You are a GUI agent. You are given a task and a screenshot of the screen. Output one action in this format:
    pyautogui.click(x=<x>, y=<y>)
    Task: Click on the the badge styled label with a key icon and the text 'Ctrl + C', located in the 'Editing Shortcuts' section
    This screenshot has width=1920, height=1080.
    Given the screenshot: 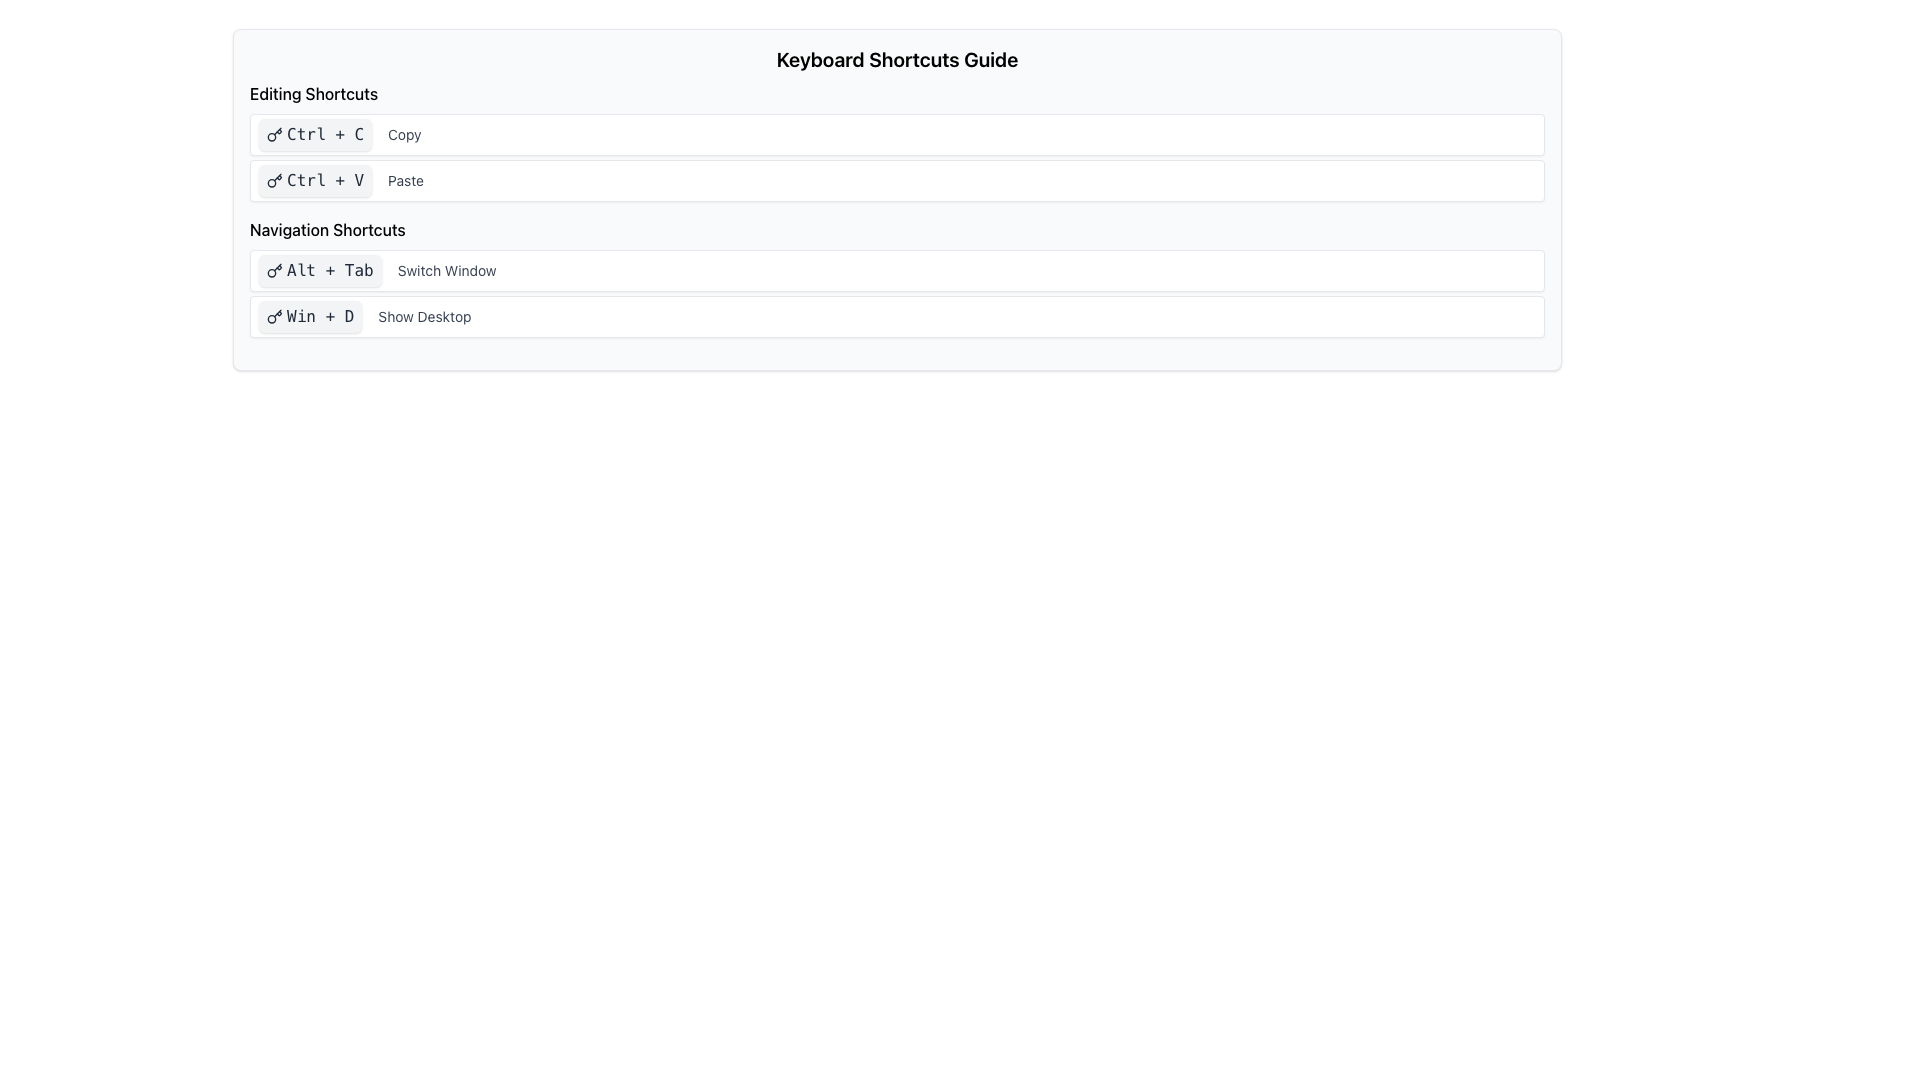 What is the action you would take?
    pyautogui.click(x=314, y=135)
    